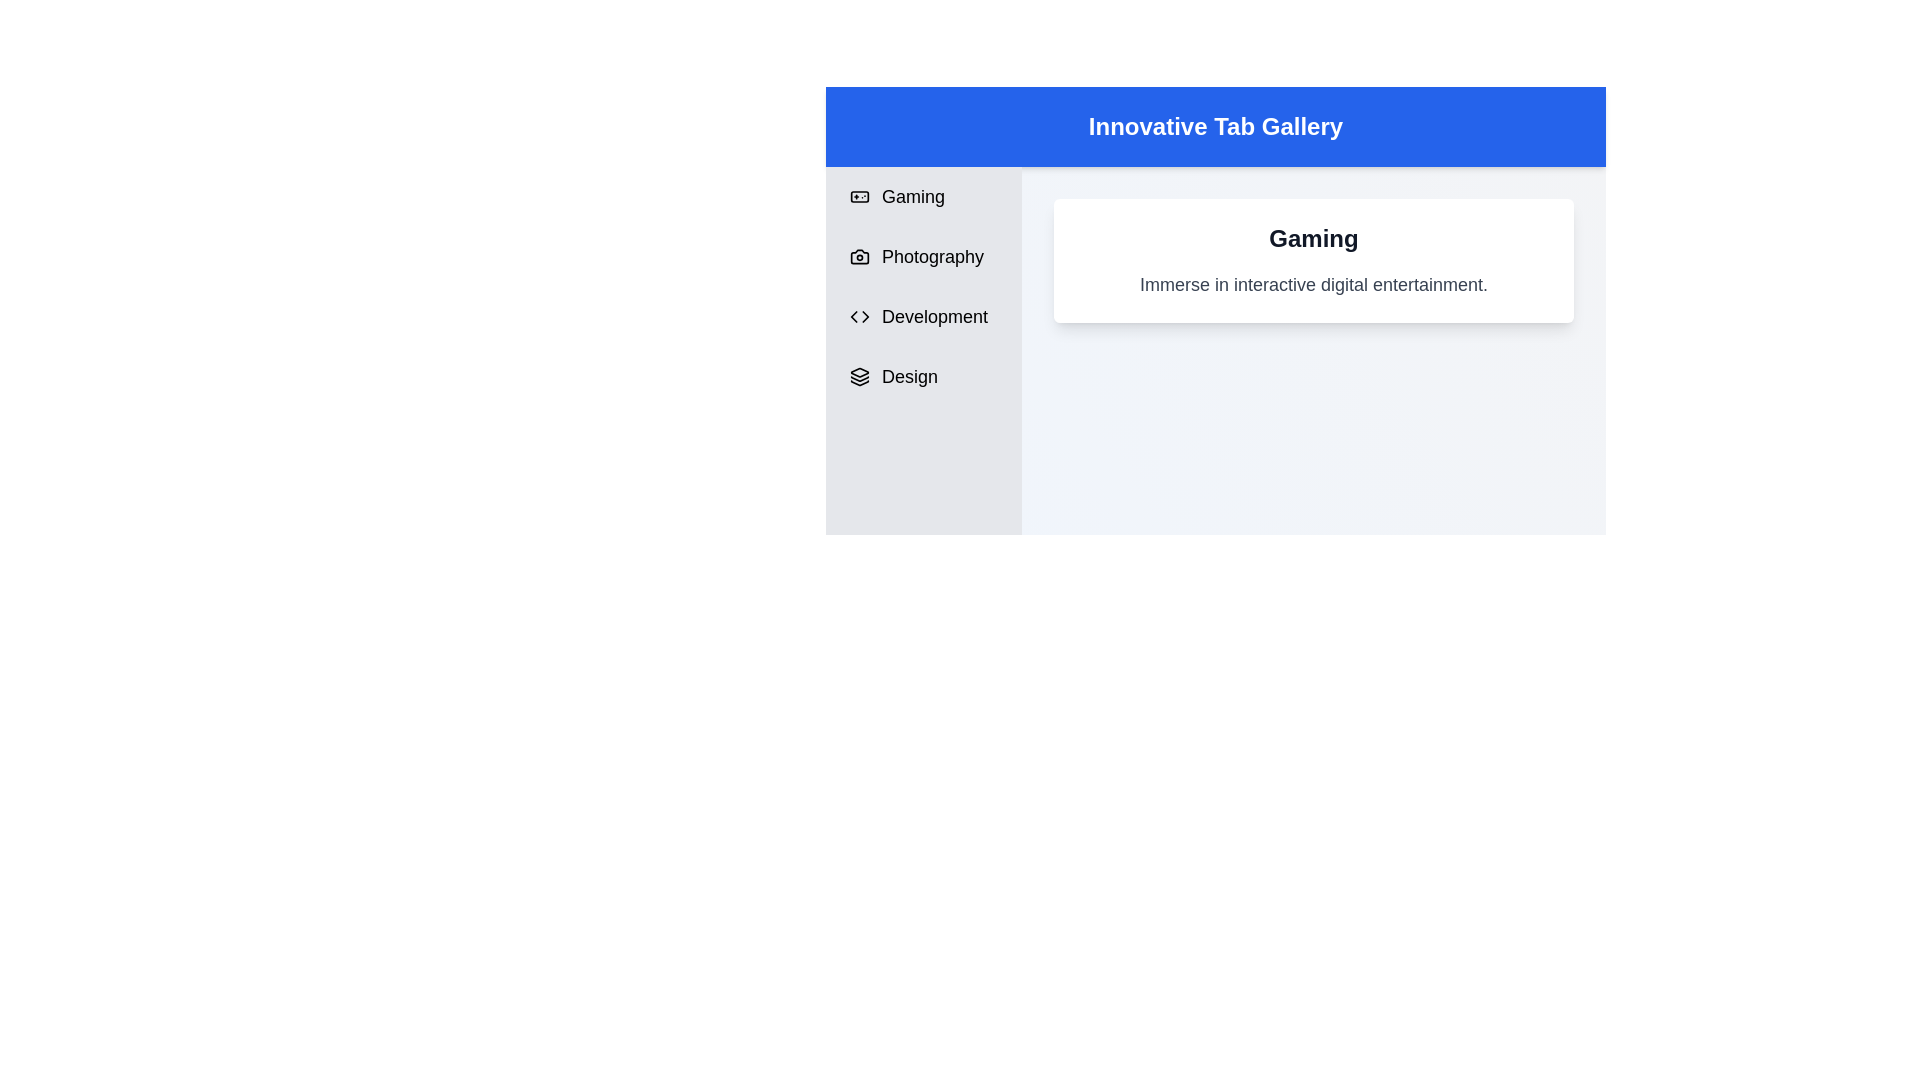 The height and width of the screenshot is (1080, 1920). Describe the element at coordinates (922, 315) in the screenshot. I see `the tab labeled Development to switch content` at that location.